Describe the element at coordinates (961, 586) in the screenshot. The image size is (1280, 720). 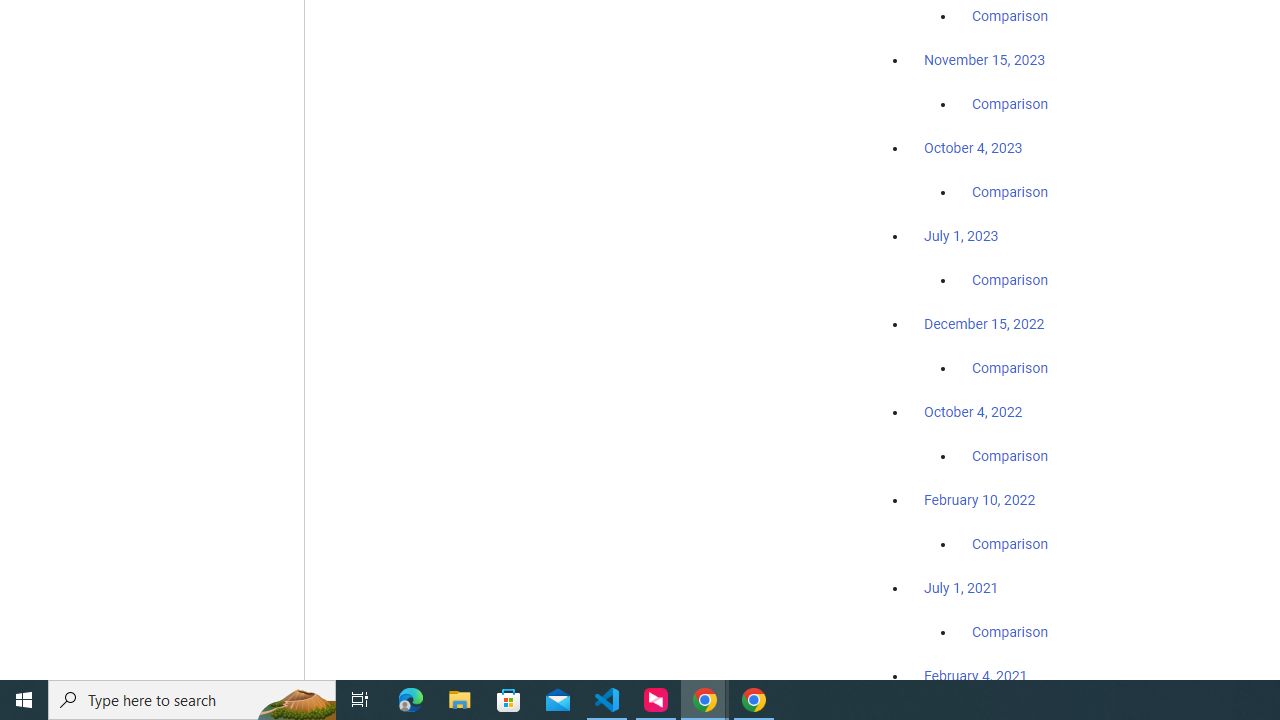
I see `'July 1, 2021'` at that location.